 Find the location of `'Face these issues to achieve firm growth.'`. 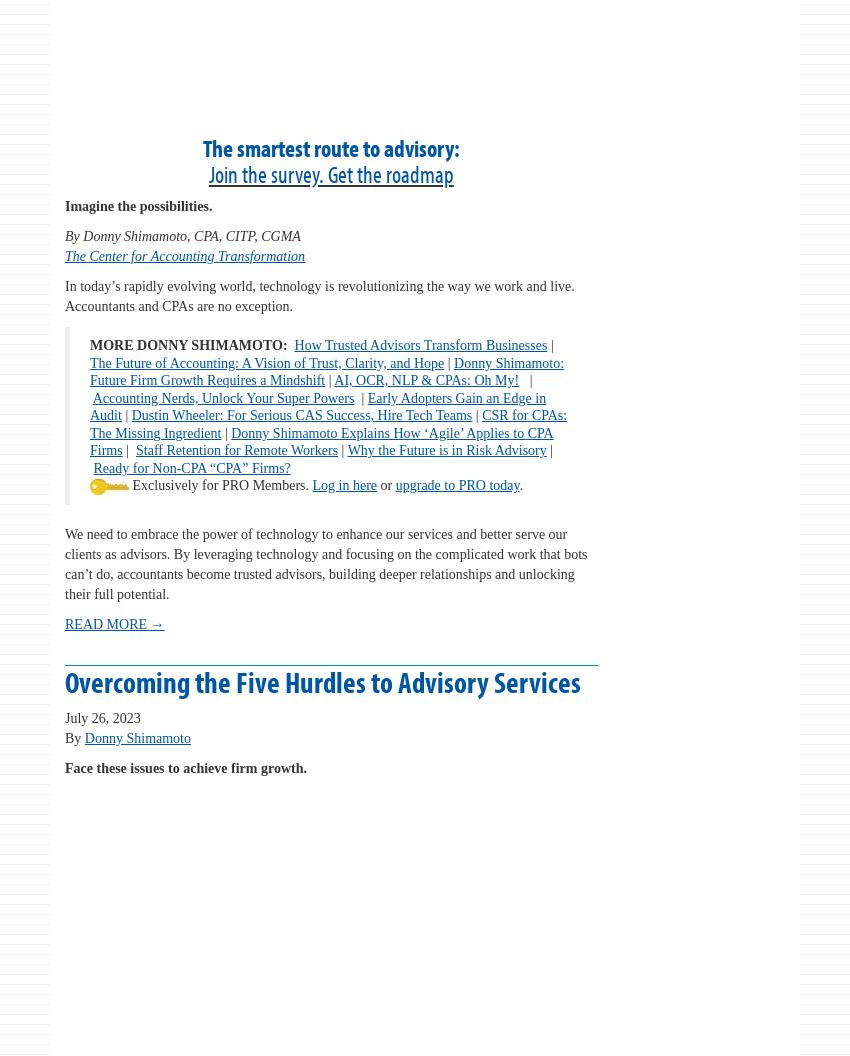

'Face these issues to achieve firm growth.' is located at coordinates (184, 767).